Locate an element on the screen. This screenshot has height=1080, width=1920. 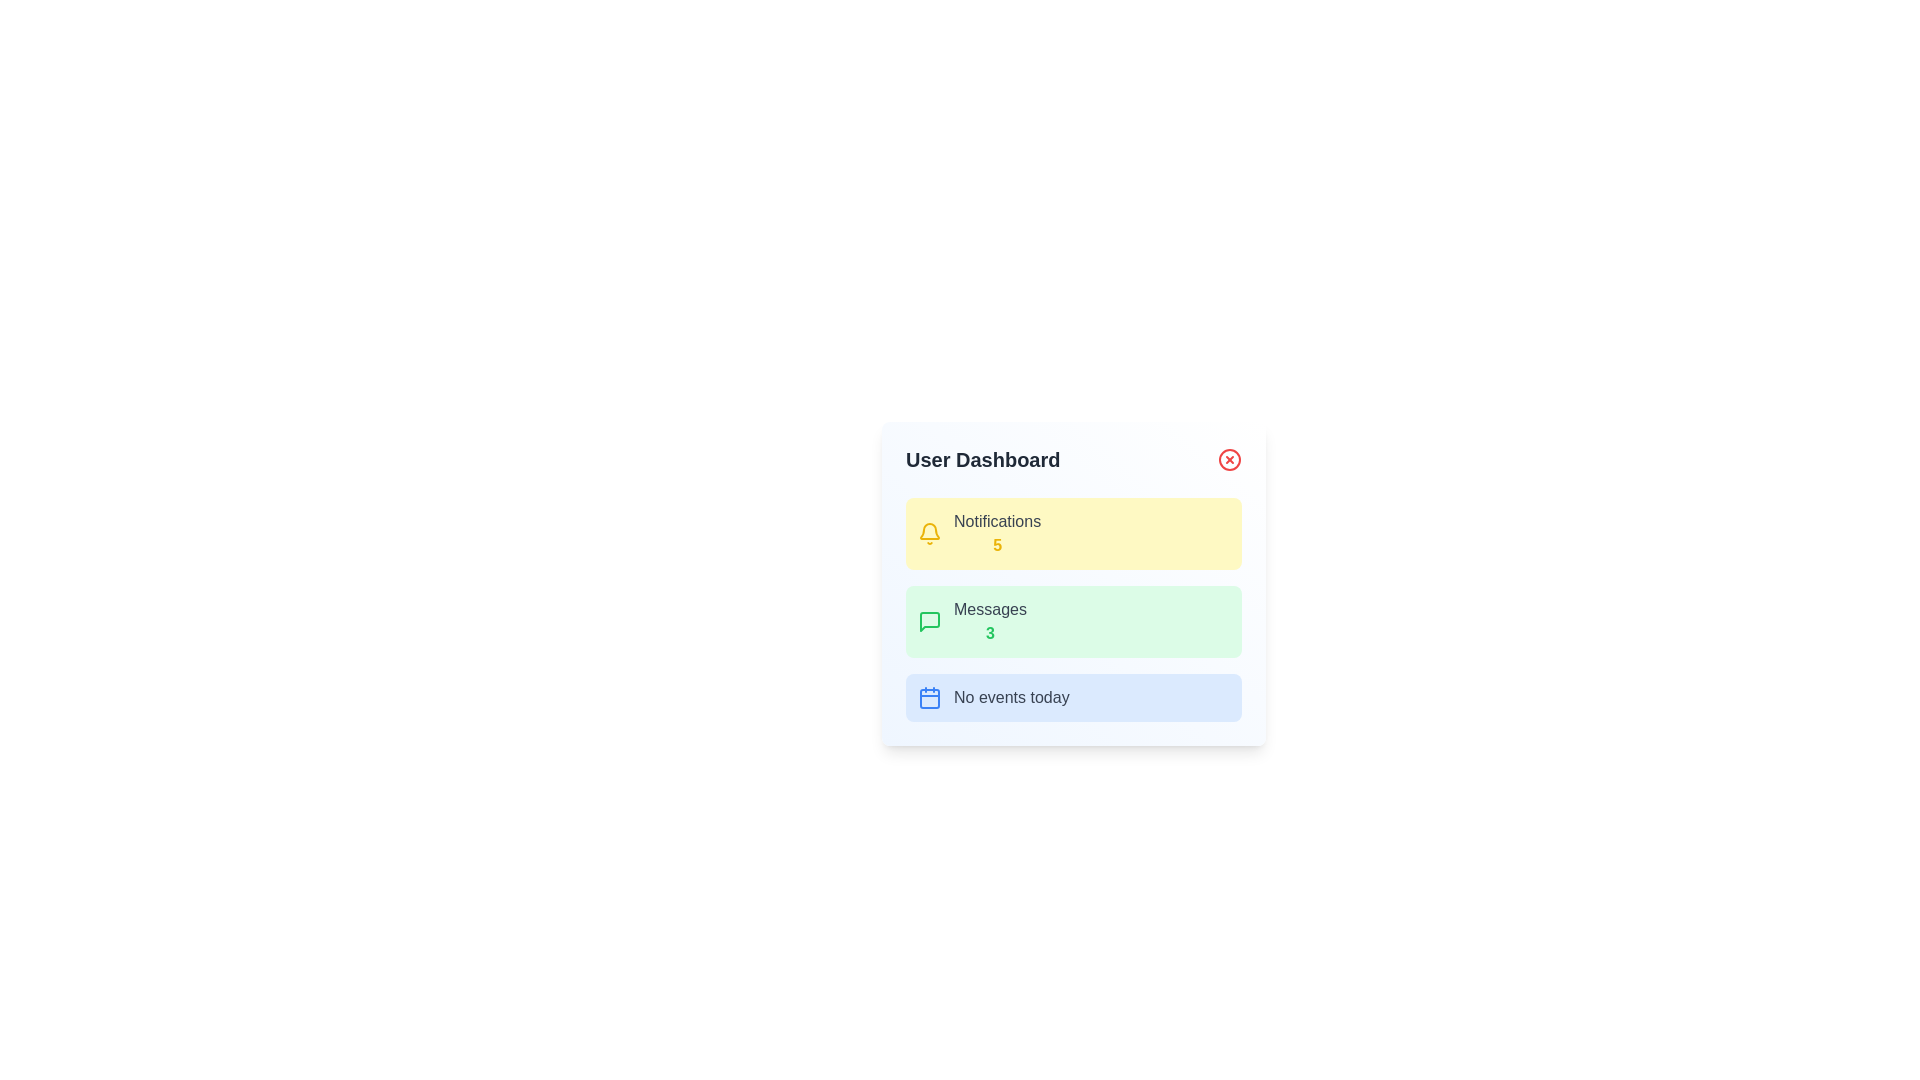
text displayed in the header of the card-like structure, which serves as the title for the underlying content is located at coordinates (983, 459).